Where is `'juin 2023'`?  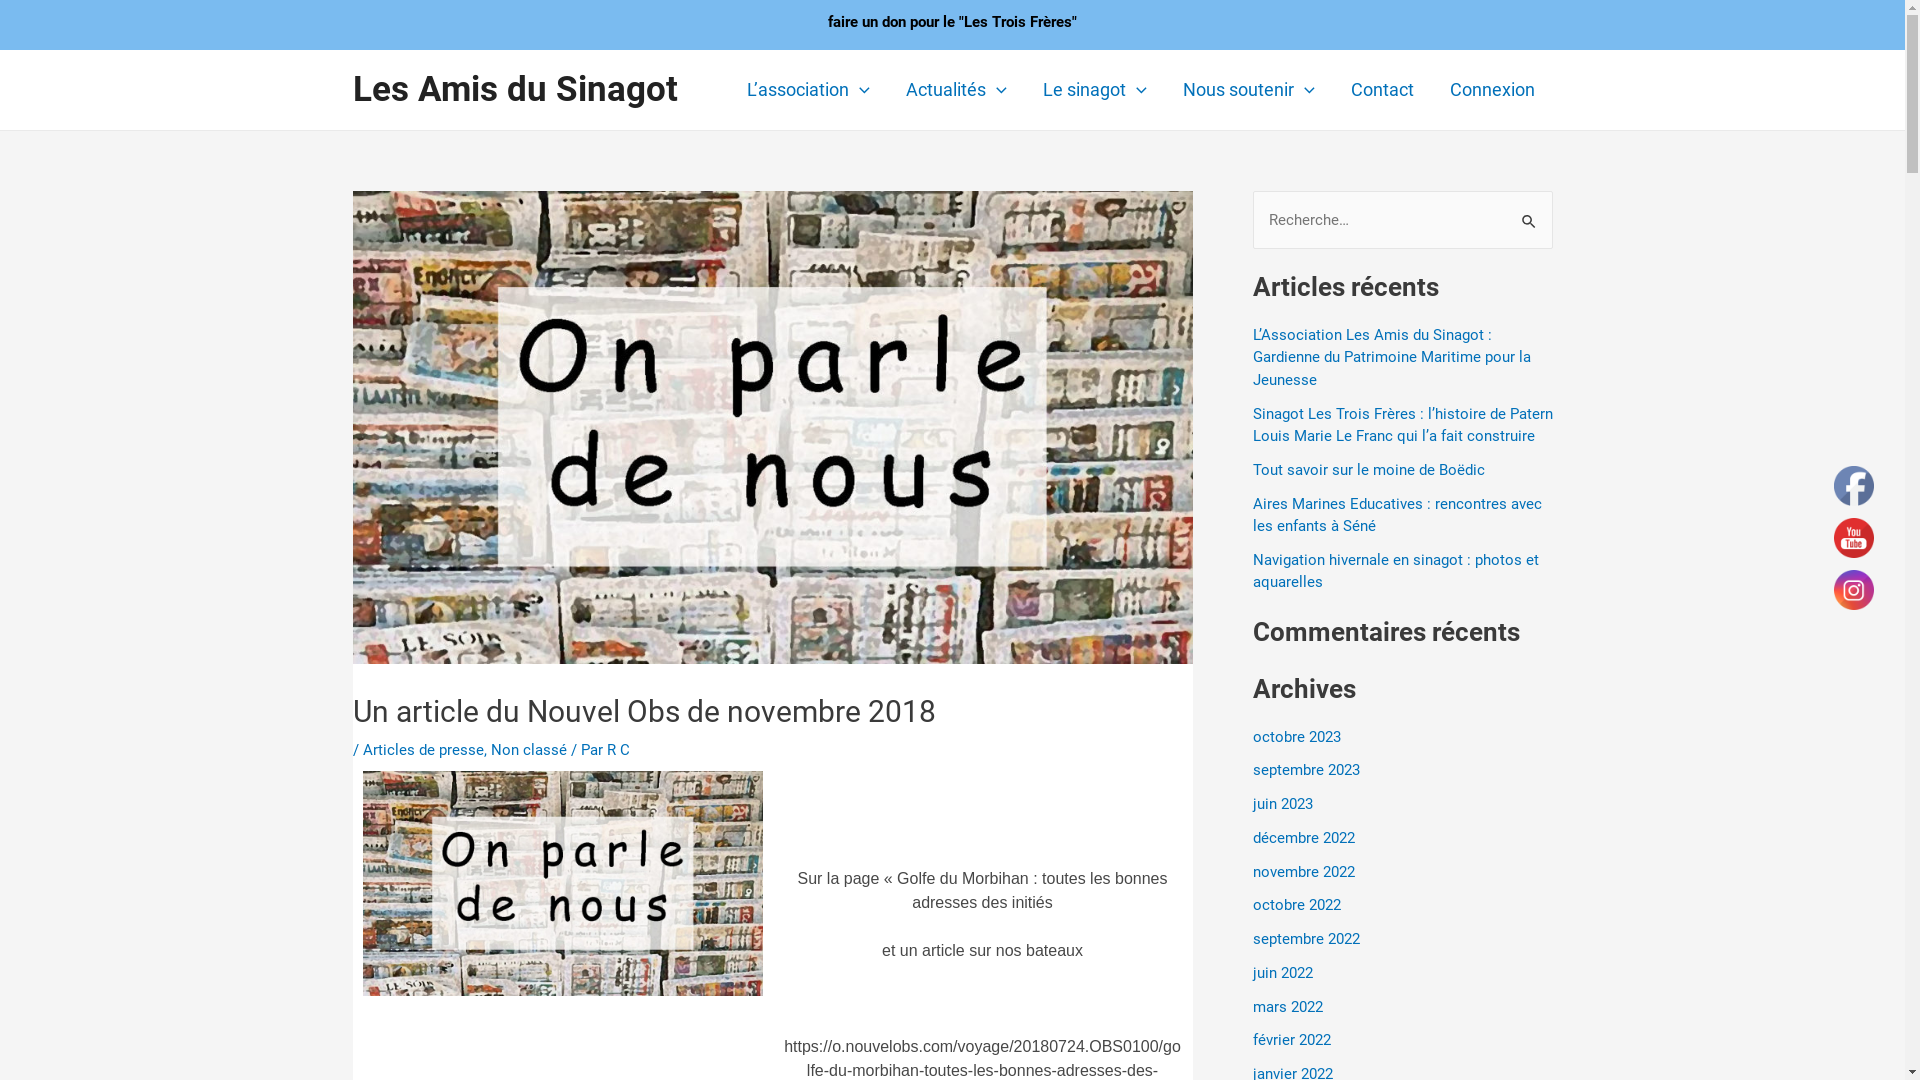
'juin 2023' is located at coordinates (1281, 802).